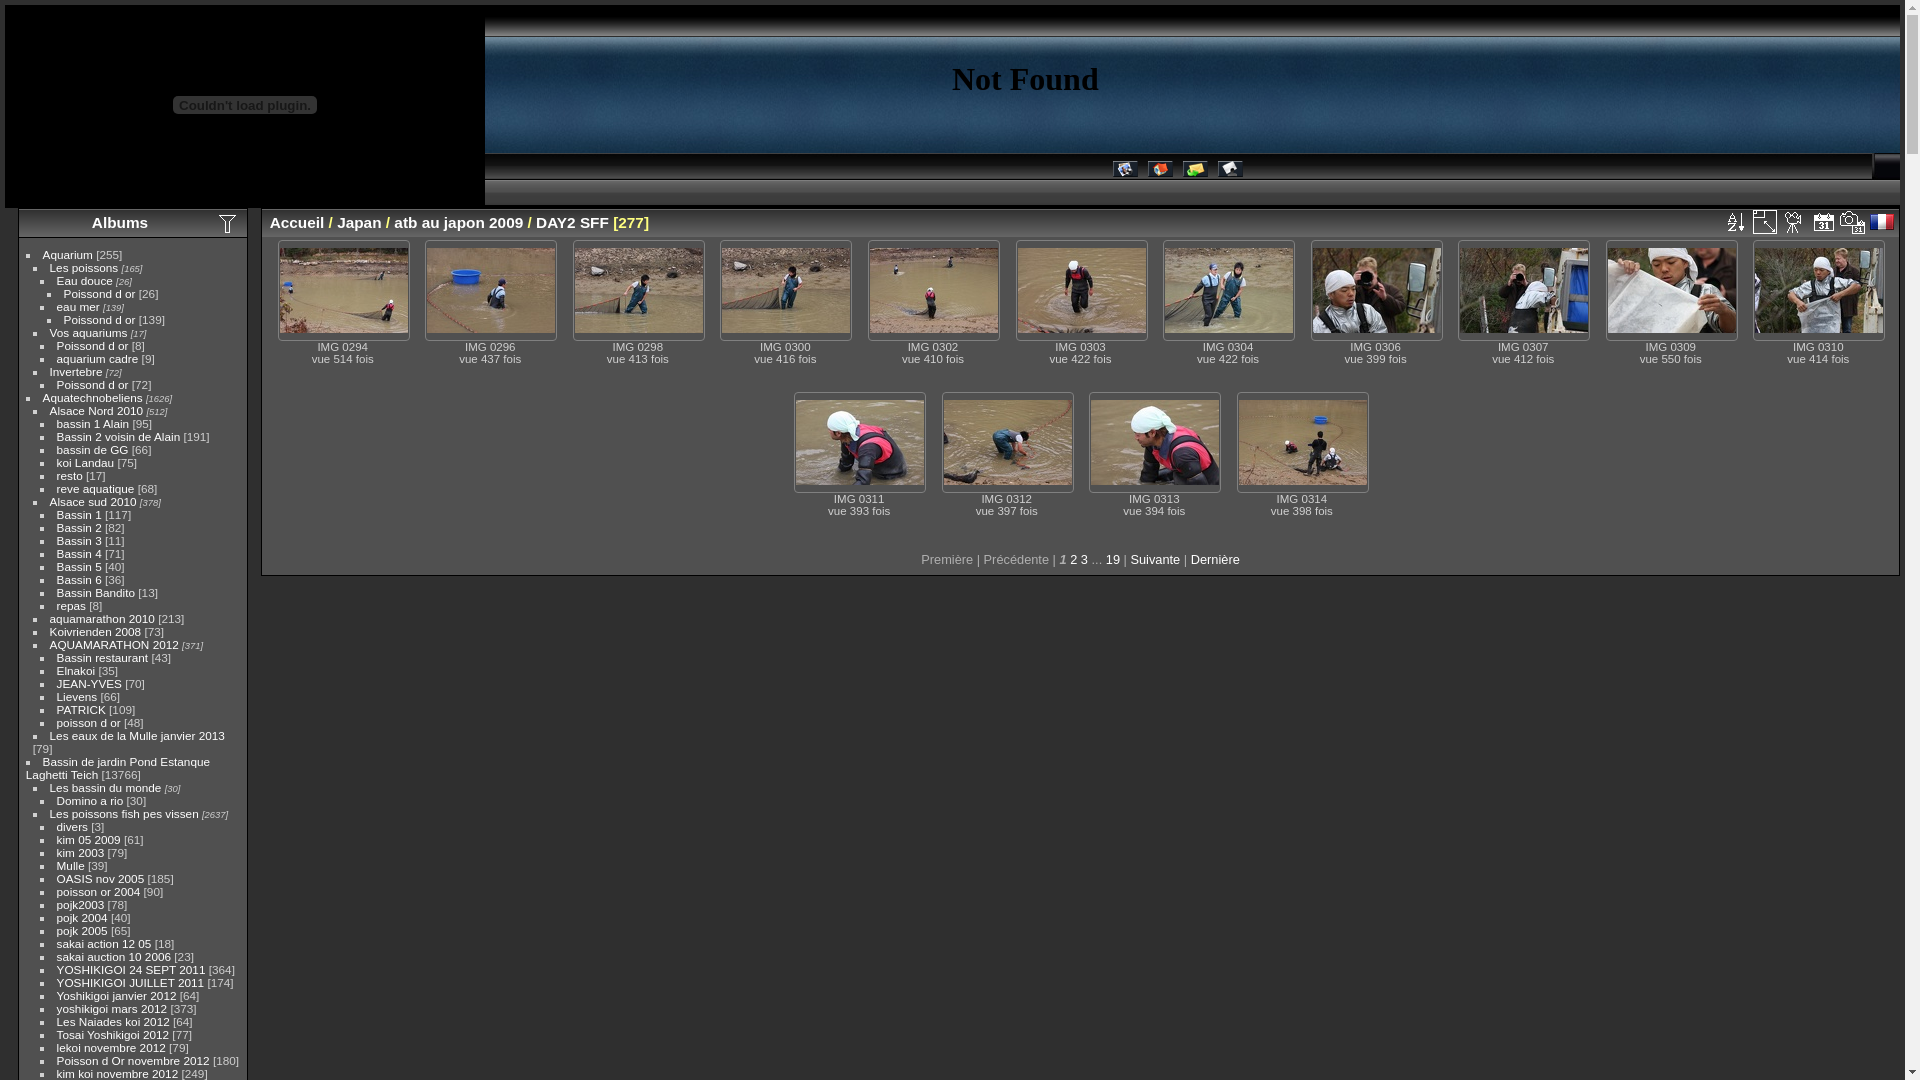 Image resolution: width=1920 pixels, height=1080 pixels. I want to click on 'Les poissons fish pes vissen', so click(123, 813).